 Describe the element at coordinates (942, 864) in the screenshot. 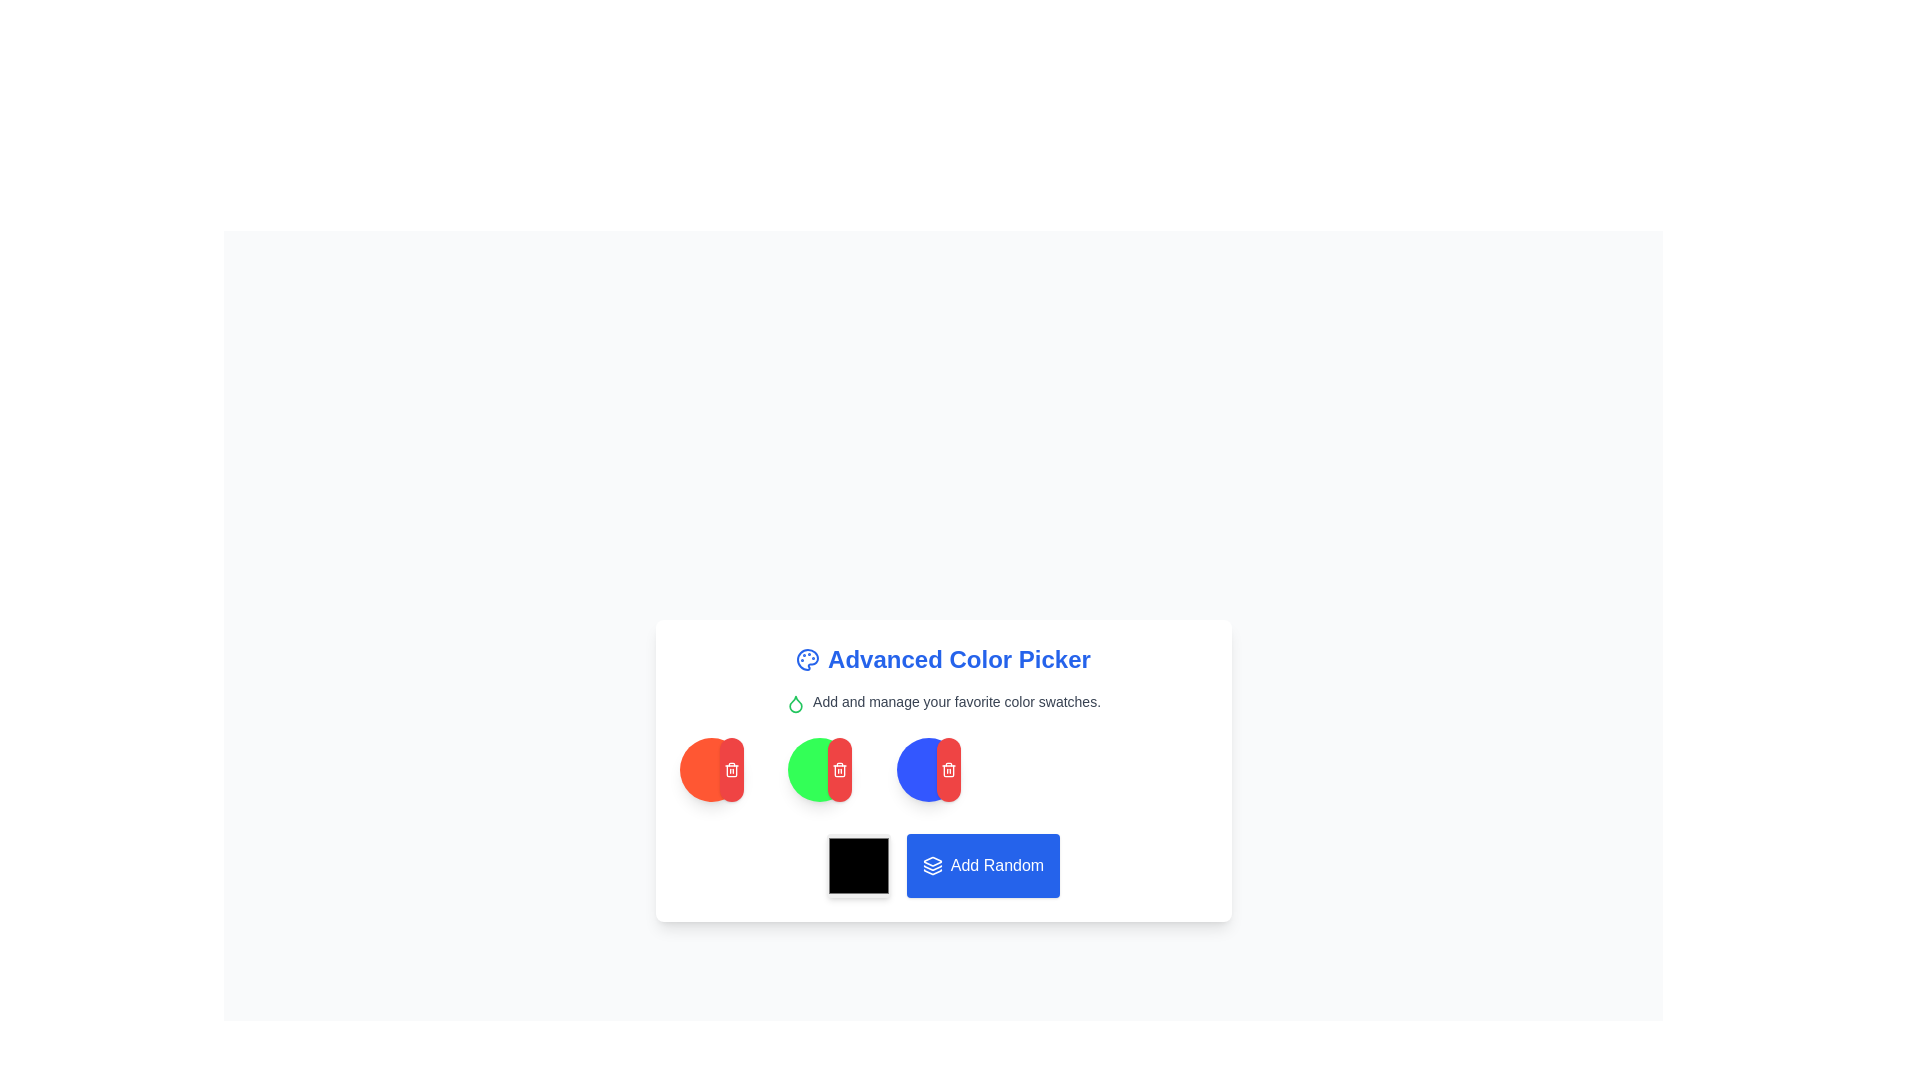

I see `the blue rectangular button with a rounded border labeled 'Add Random'` at that location.